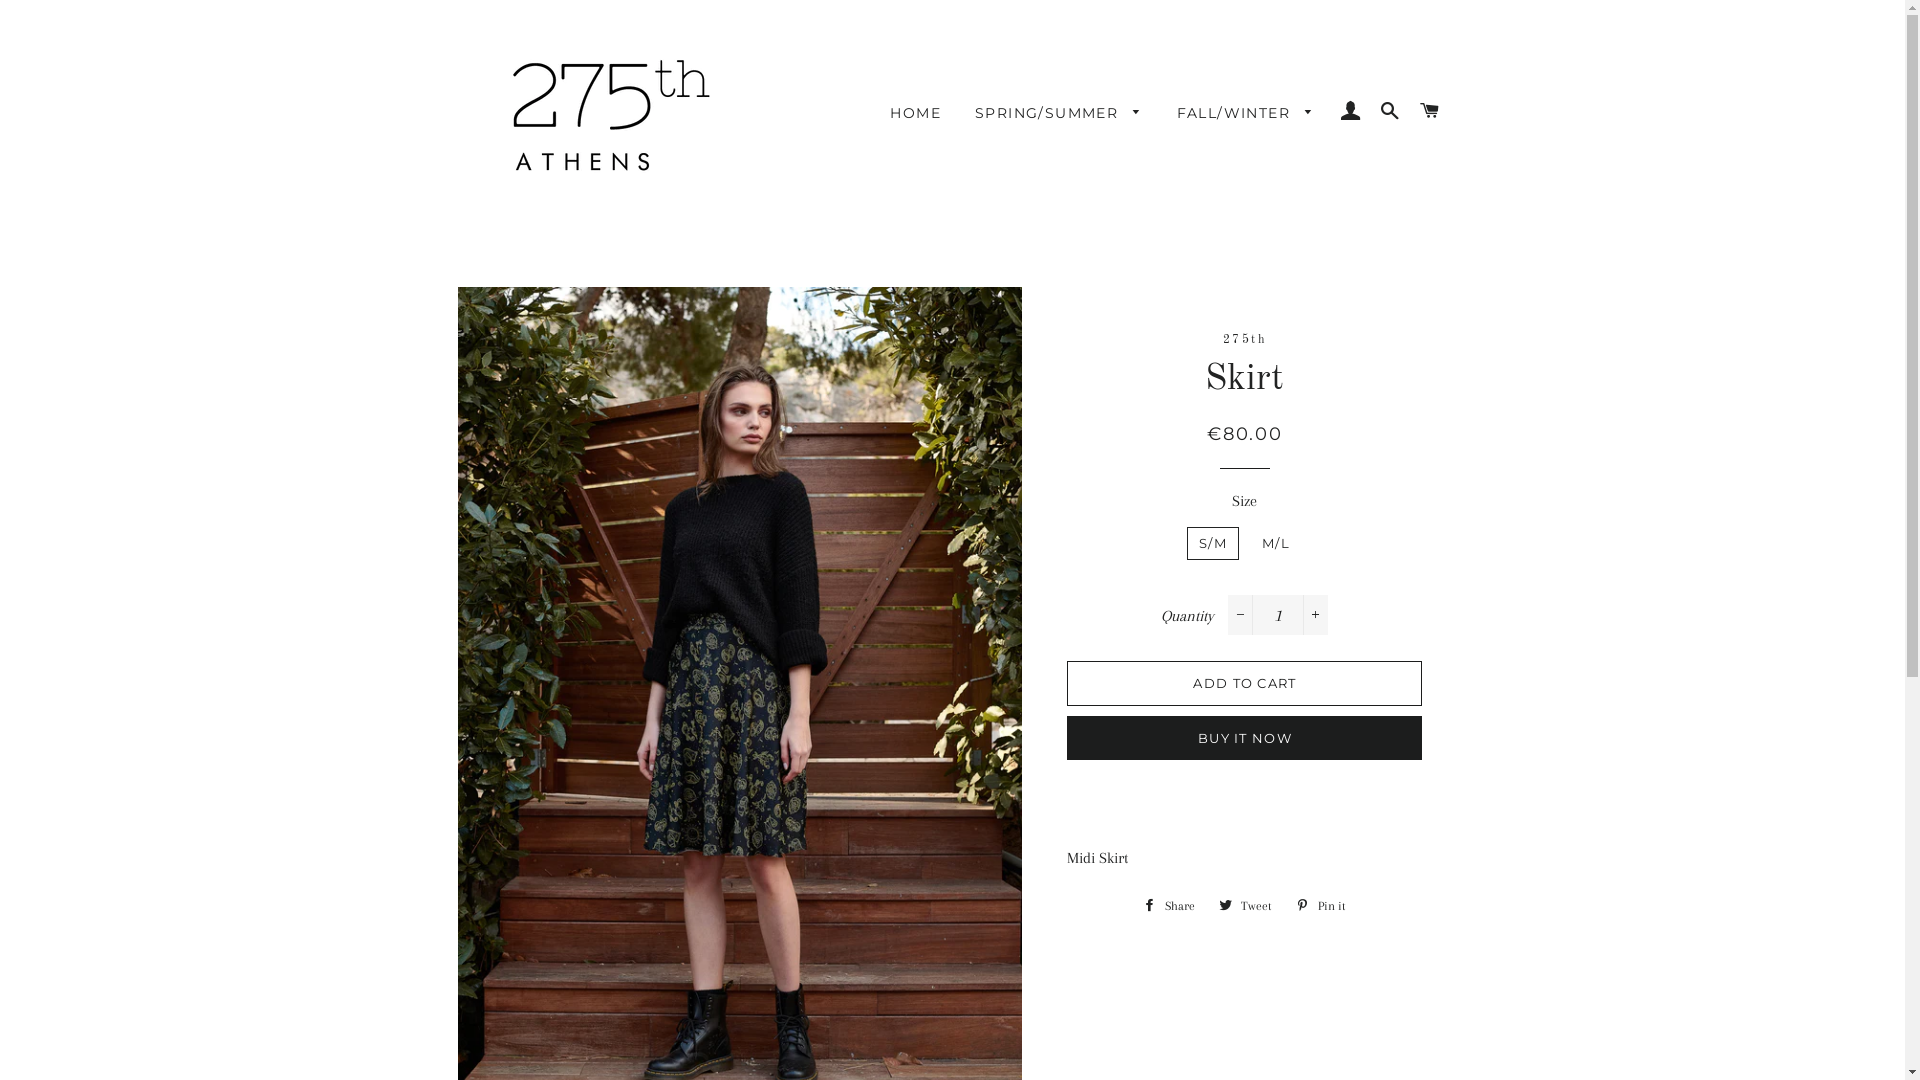 Image resolution: width=1920 pixels, height=1080 pixels. What do you see at coordinates (914, 114) in the screenshot?
I see `'HOME'` at bounding box center [914, 114].